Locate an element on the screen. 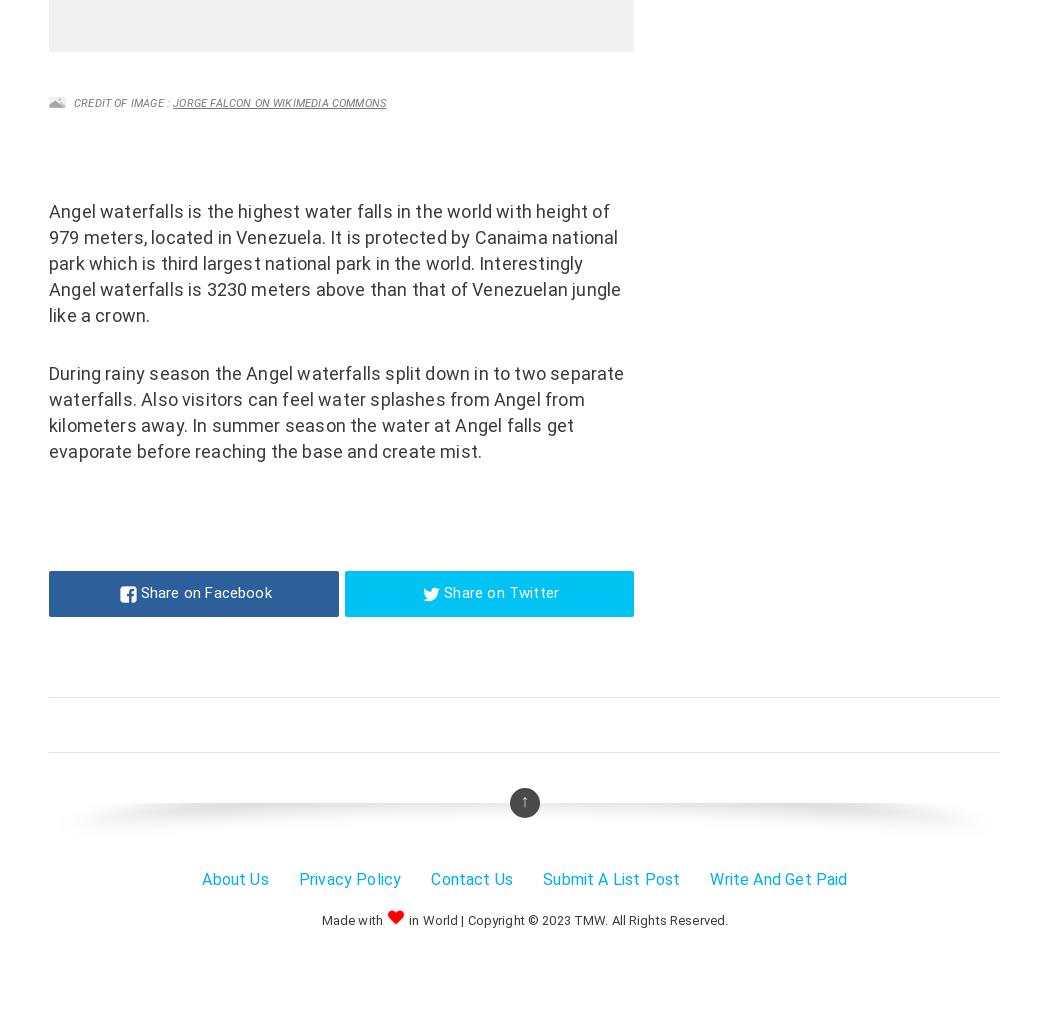  'Submit A List Post' is located at coordinates (611, 878).